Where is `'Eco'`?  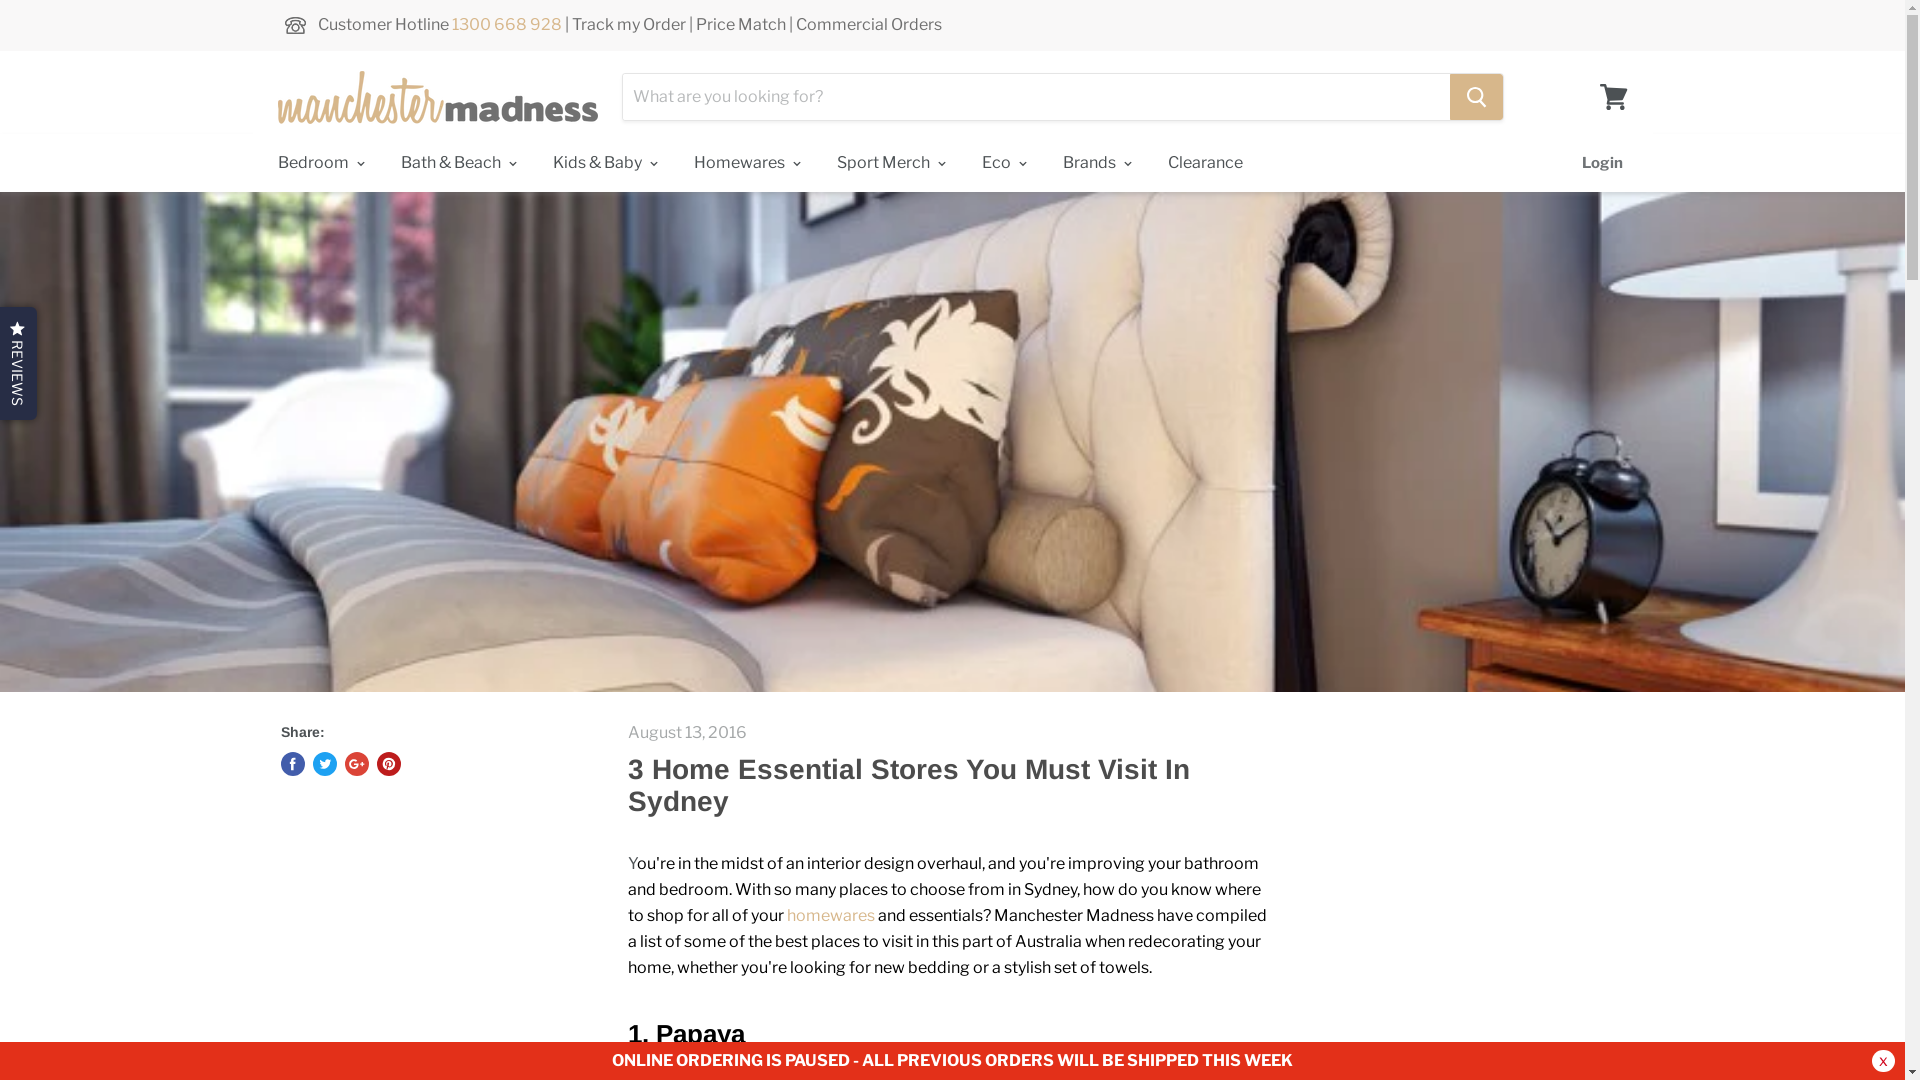 'Eco' is located at coordinates (965, 161).